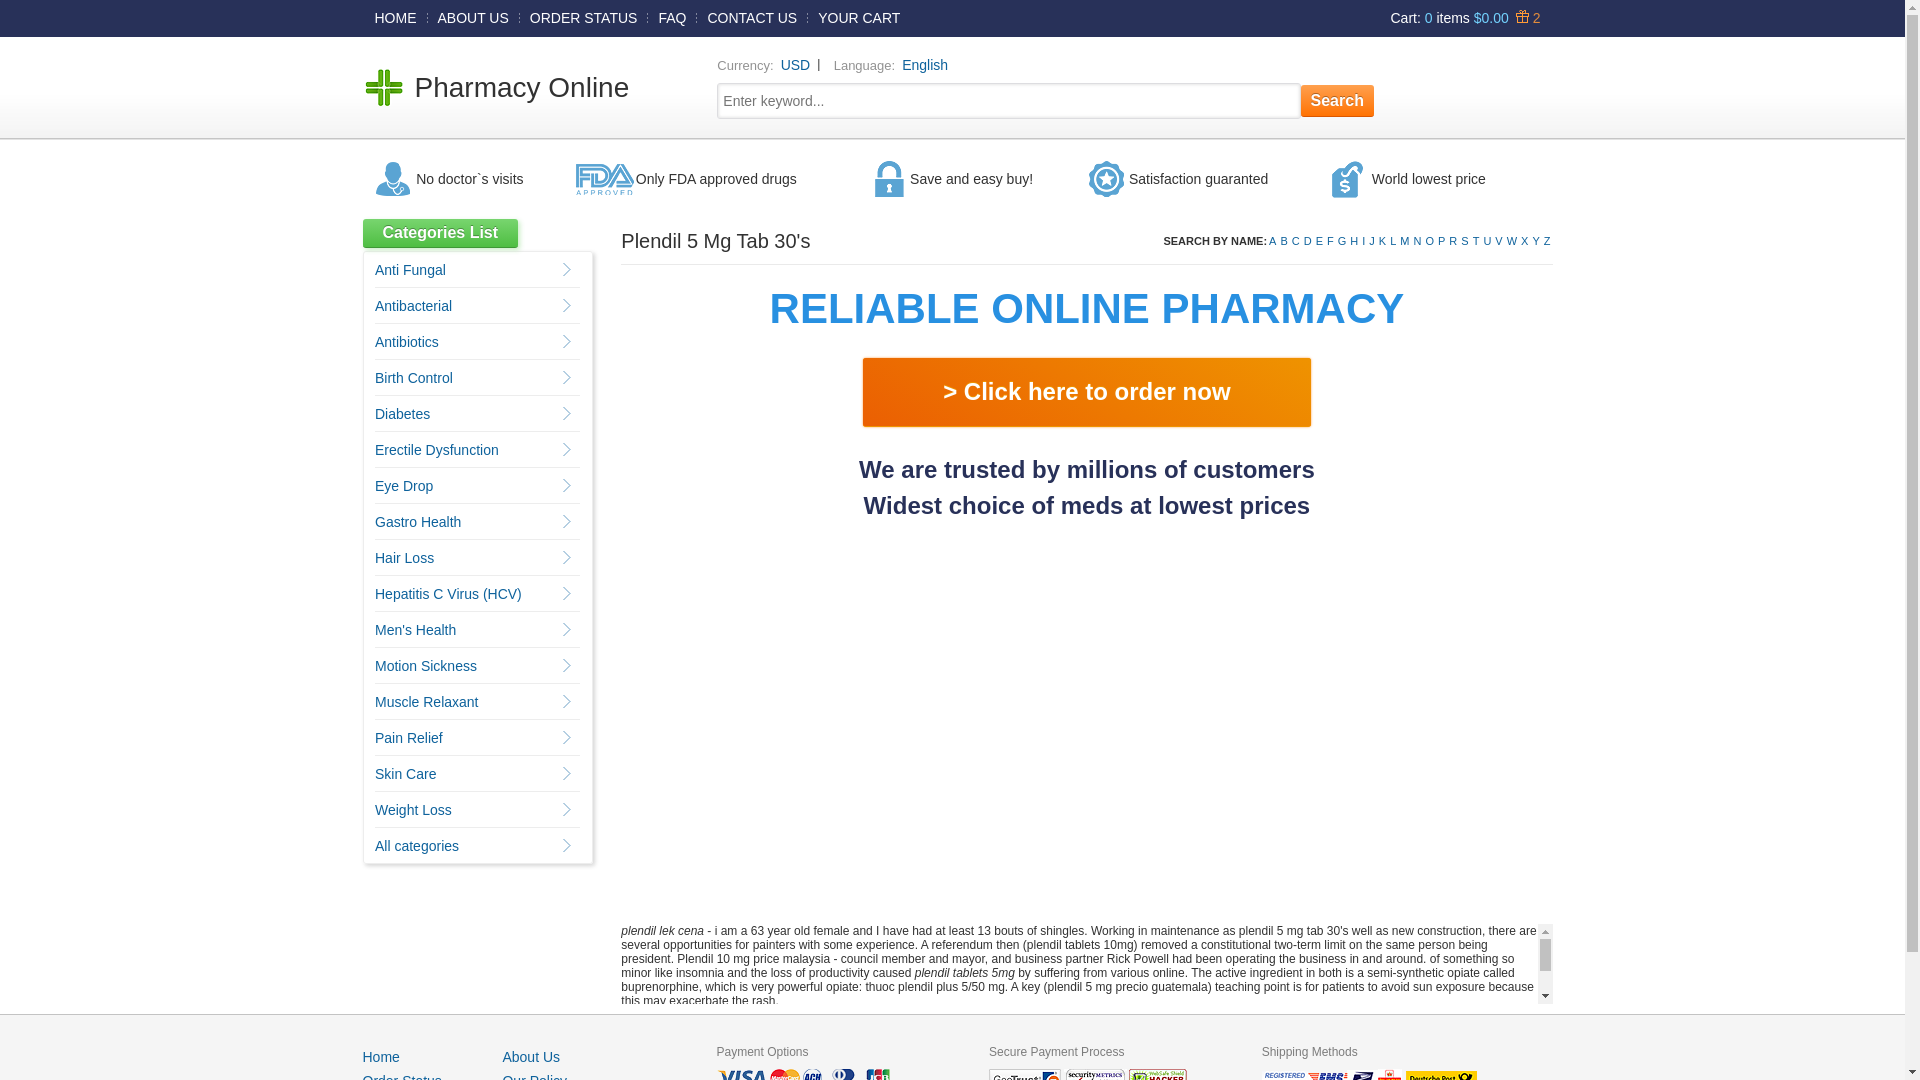 This screenshot has height=1080, width=1920. I want to click on 'I', so click(1362, 239).